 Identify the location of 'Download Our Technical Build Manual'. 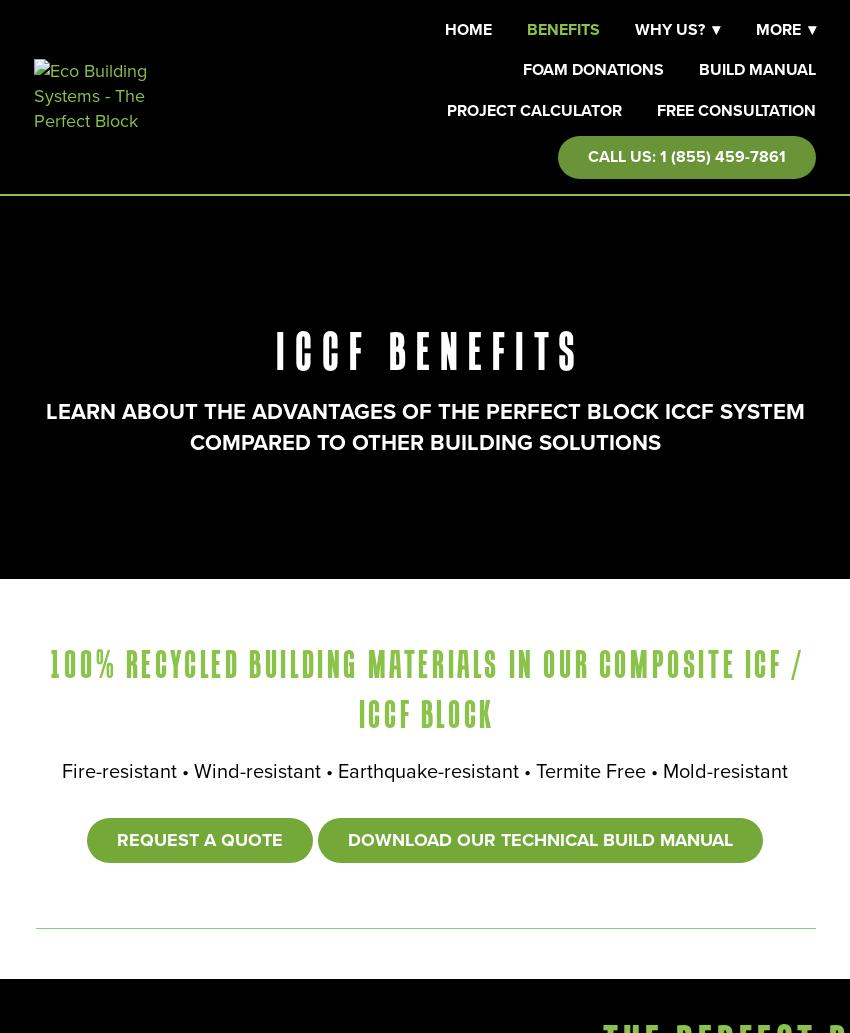
(346, 839).